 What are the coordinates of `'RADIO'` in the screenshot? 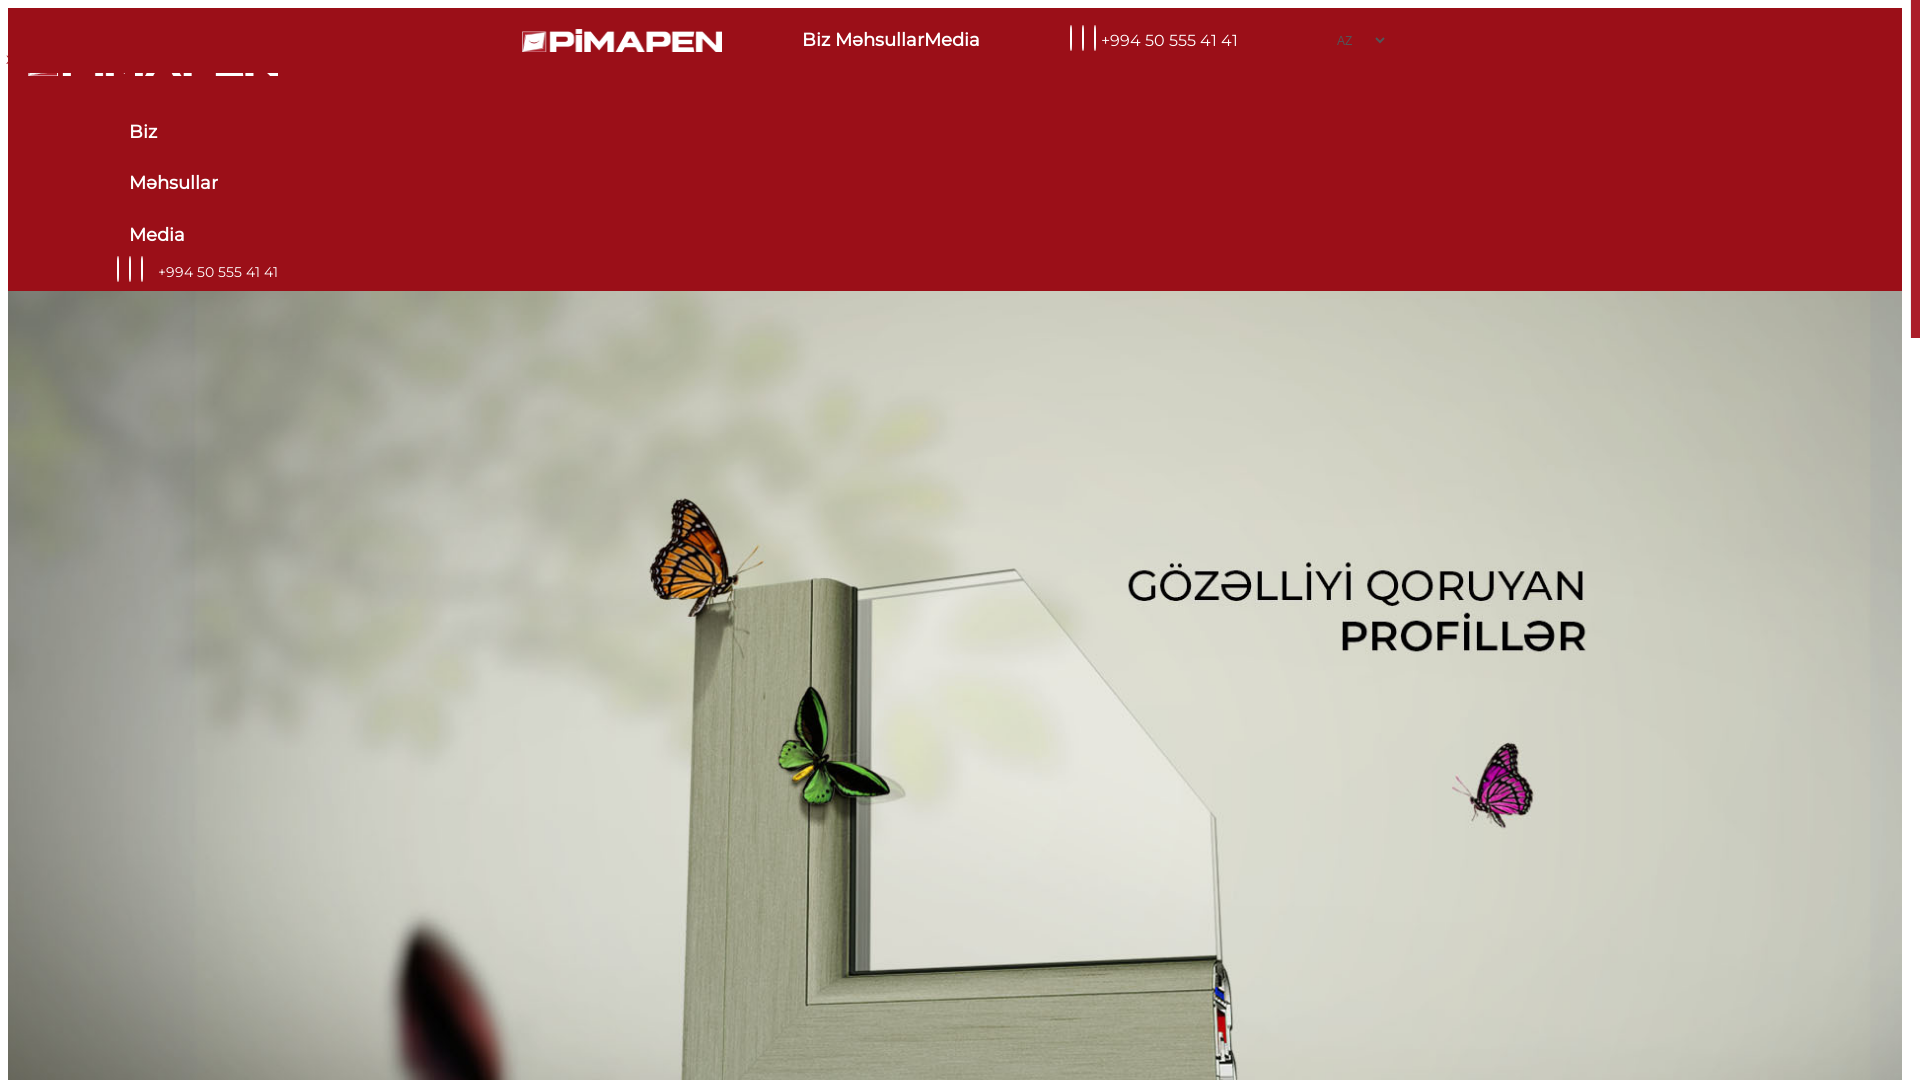 It's located at (183, 58).